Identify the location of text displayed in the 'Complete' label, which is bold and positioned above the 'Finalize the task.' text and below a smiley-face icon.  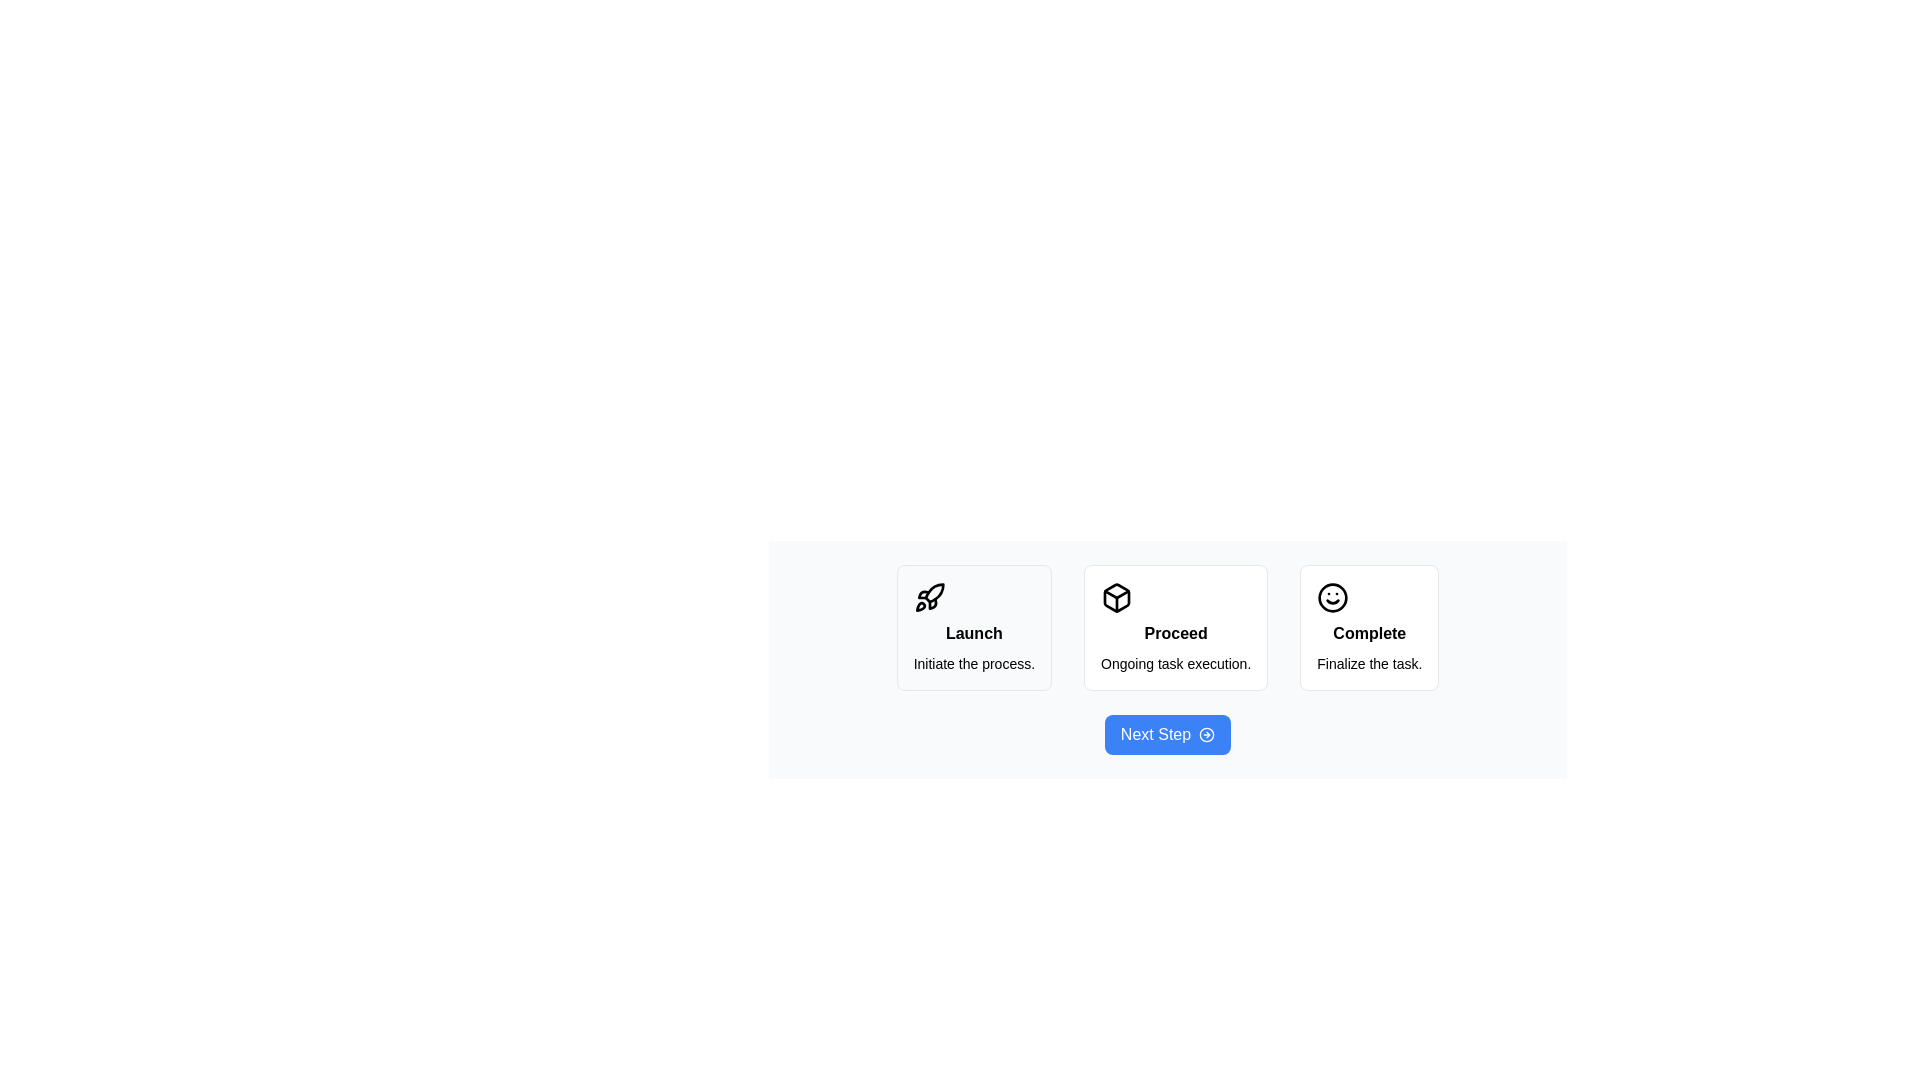
(1368, 633).